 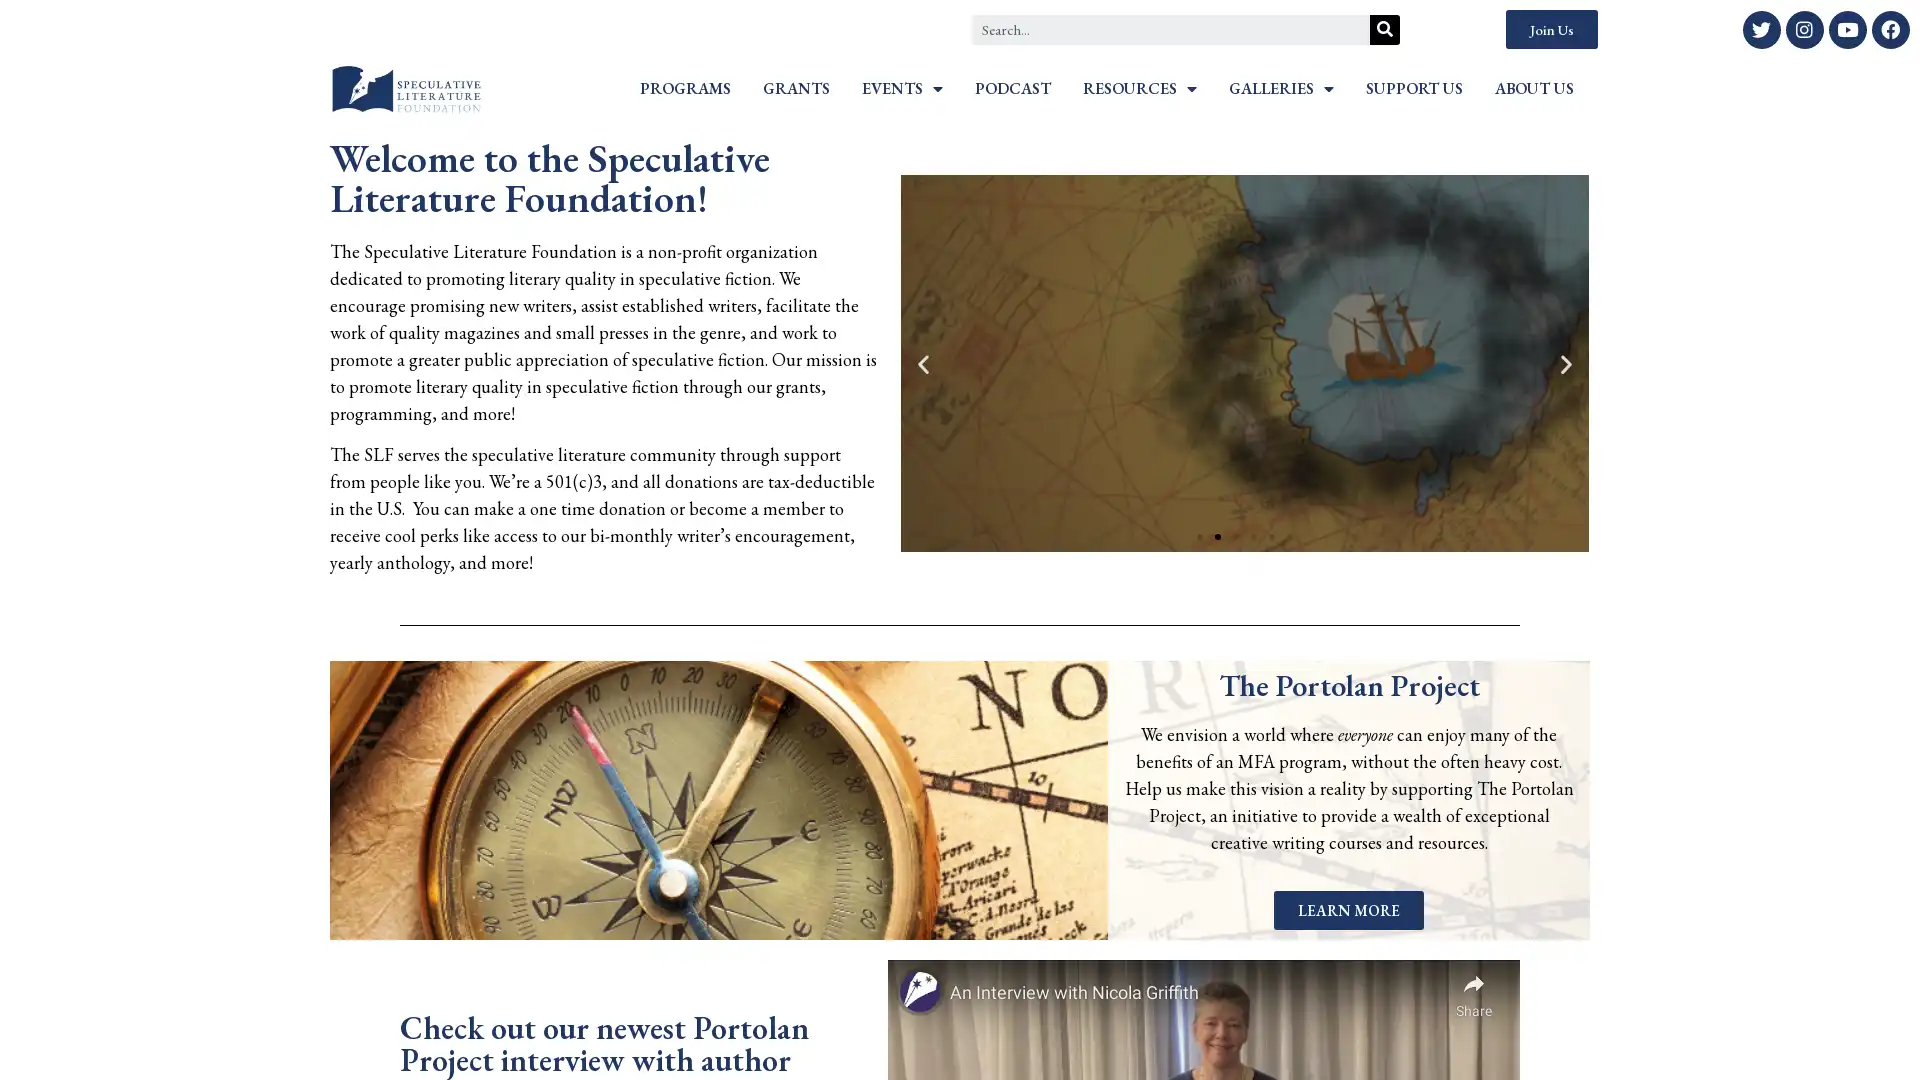 What do you see at coordinates (1565, 363) in the screenshot?
I see `Next slide` at bounding box center [1565, 363].